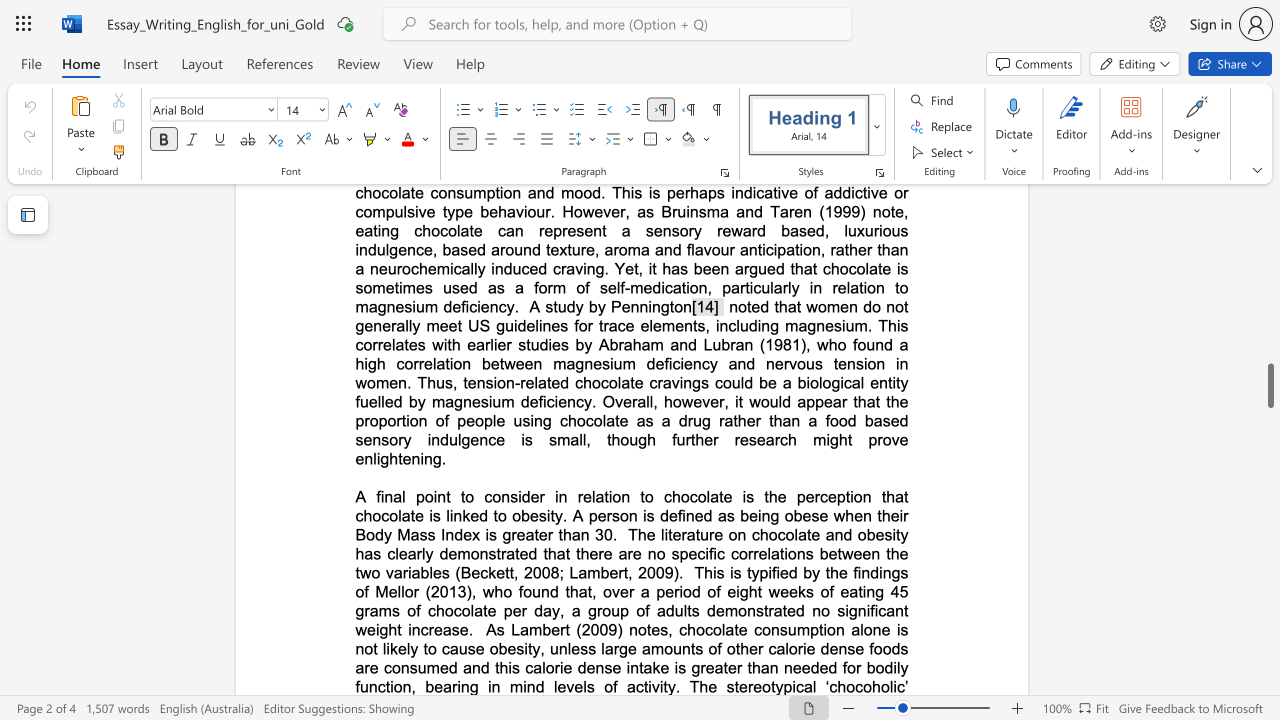 This screenshot has width=1280, height=720. Describe the element at coordinates (1269, 238) in the screenshot. I see `the scrollbar on the side` at that location.